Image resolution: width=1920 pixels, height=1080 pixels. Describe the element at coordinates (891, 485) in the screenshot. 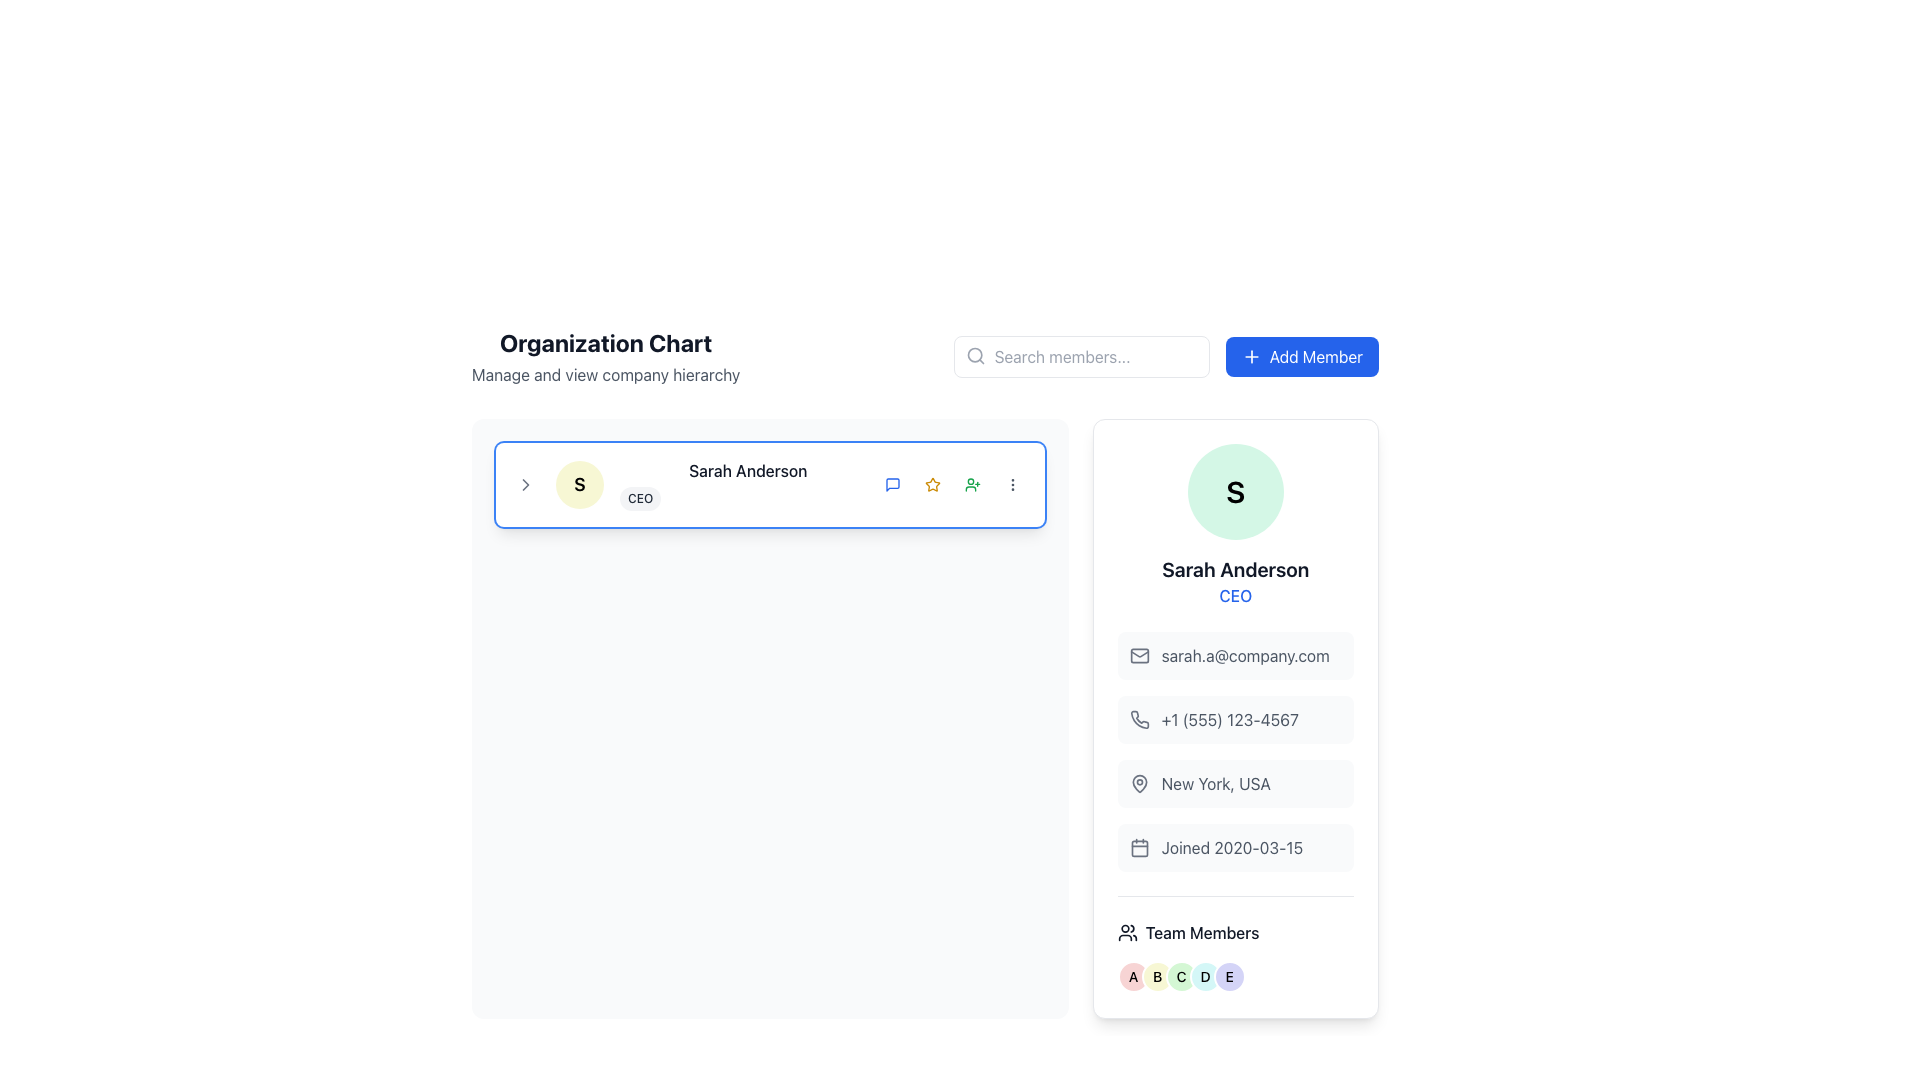

I see `the speech bubble icon representing the communication/message feature located in the left-hand segment of the horizontal bar for 'Sarah Anderson'` at that location.